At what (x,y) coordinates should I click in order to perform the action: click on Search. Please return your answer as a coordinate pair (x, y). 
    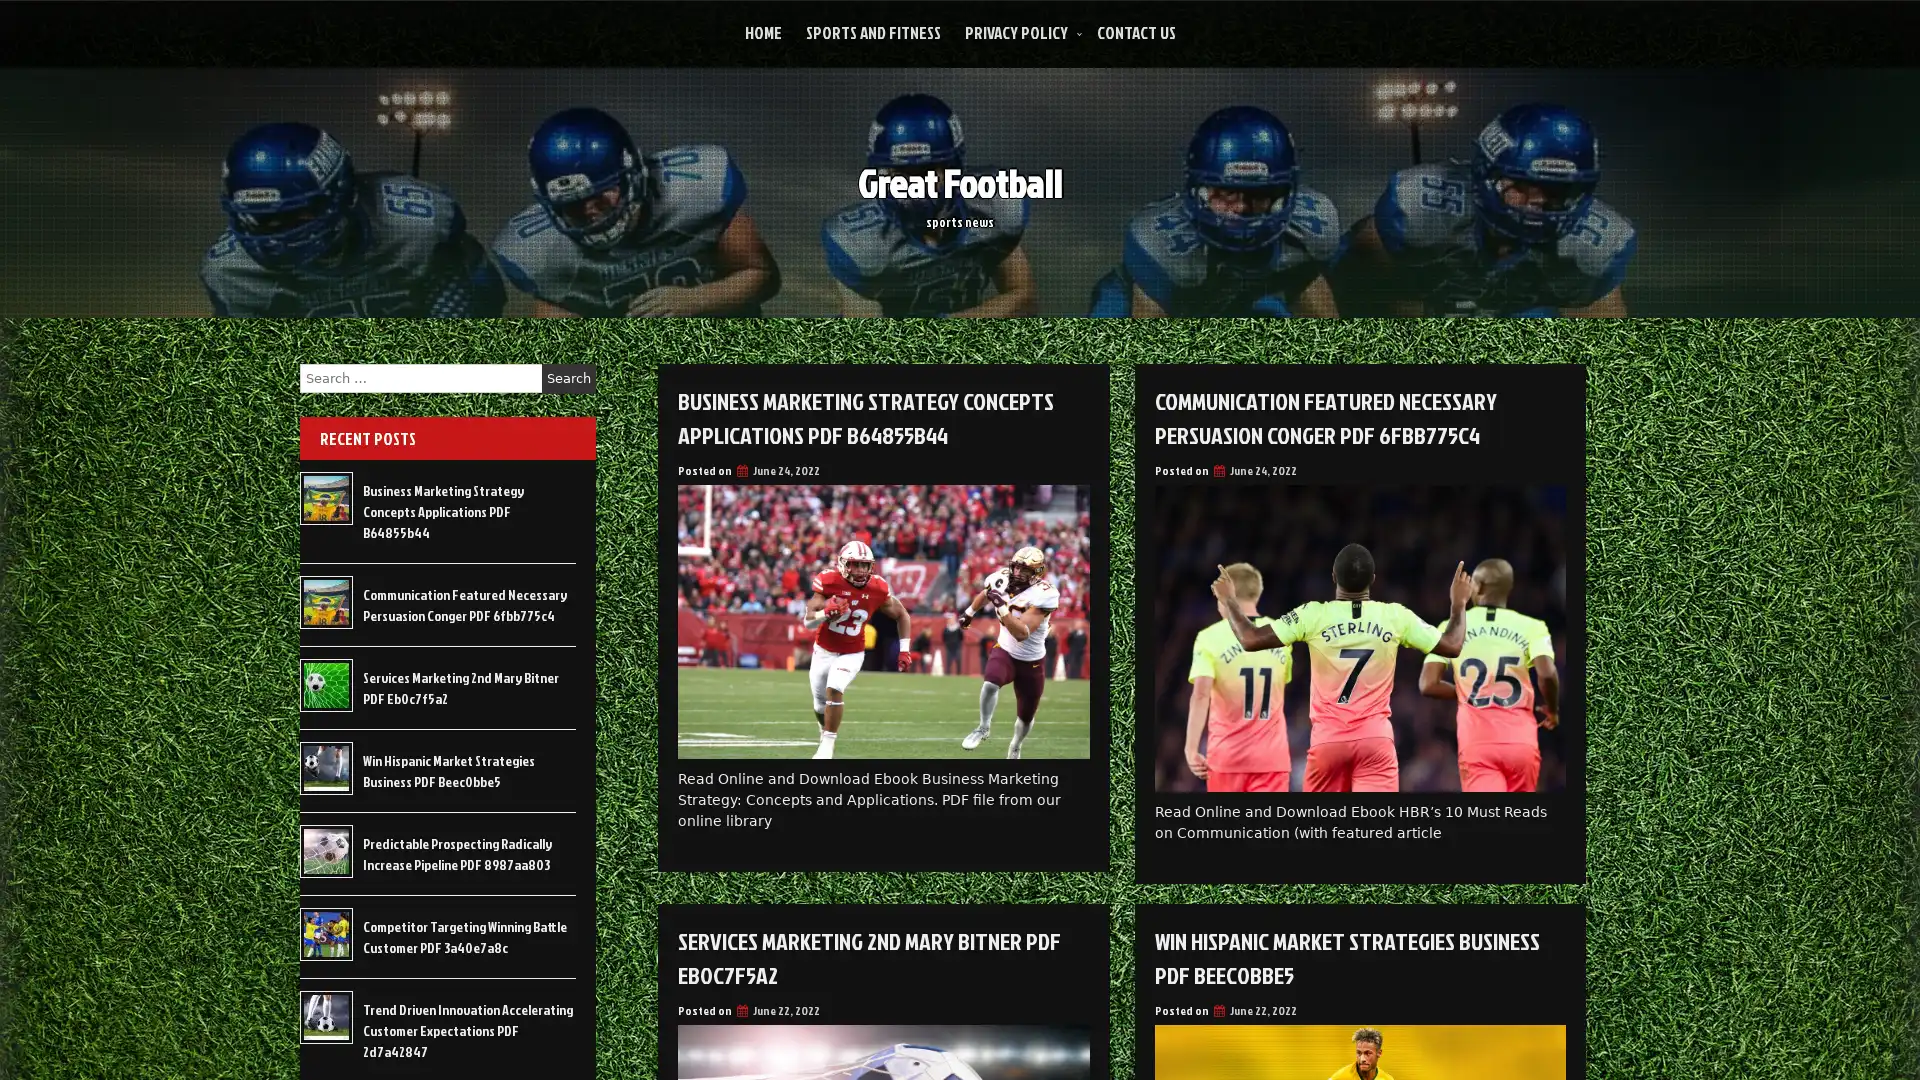
    Looking at the image, I should click on (568, 378).